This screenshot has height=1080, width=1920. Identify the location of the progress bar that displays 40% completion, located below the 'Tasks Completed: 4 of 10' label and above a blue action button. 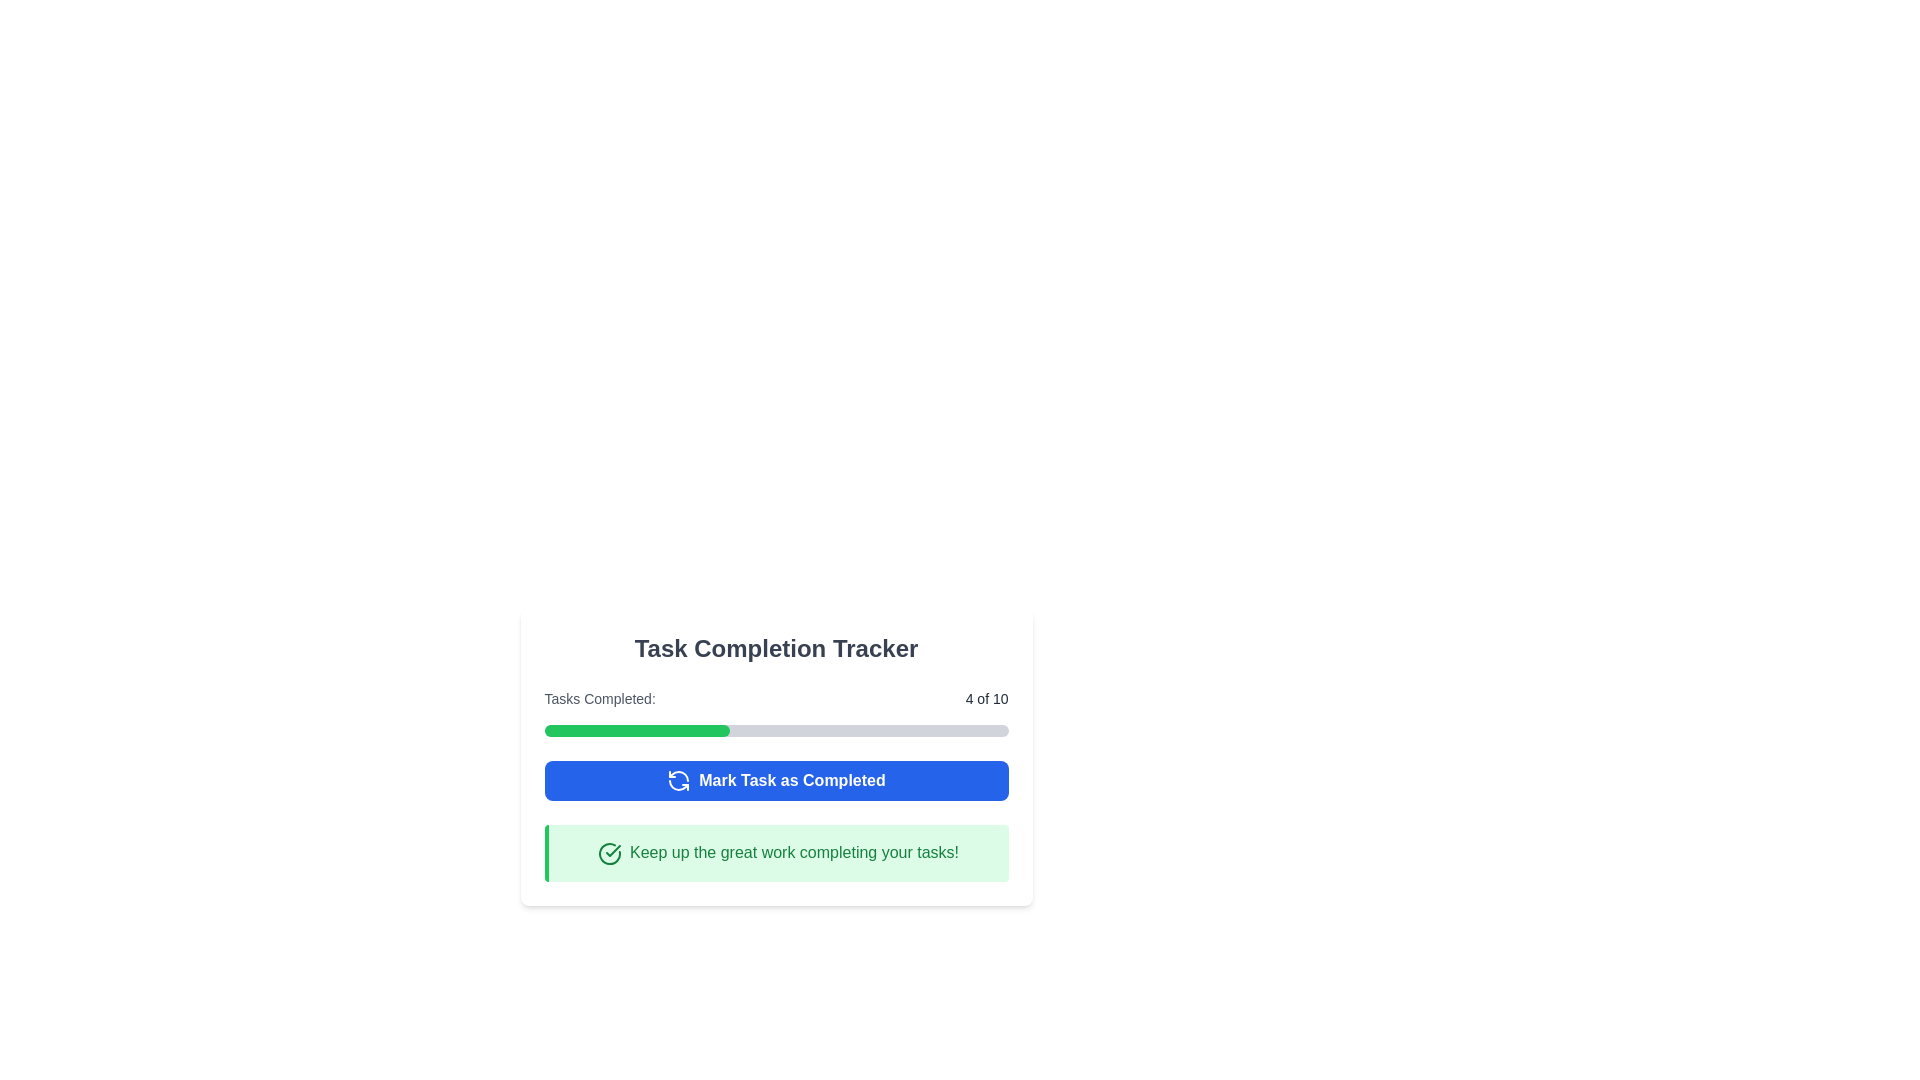
(775, 731).